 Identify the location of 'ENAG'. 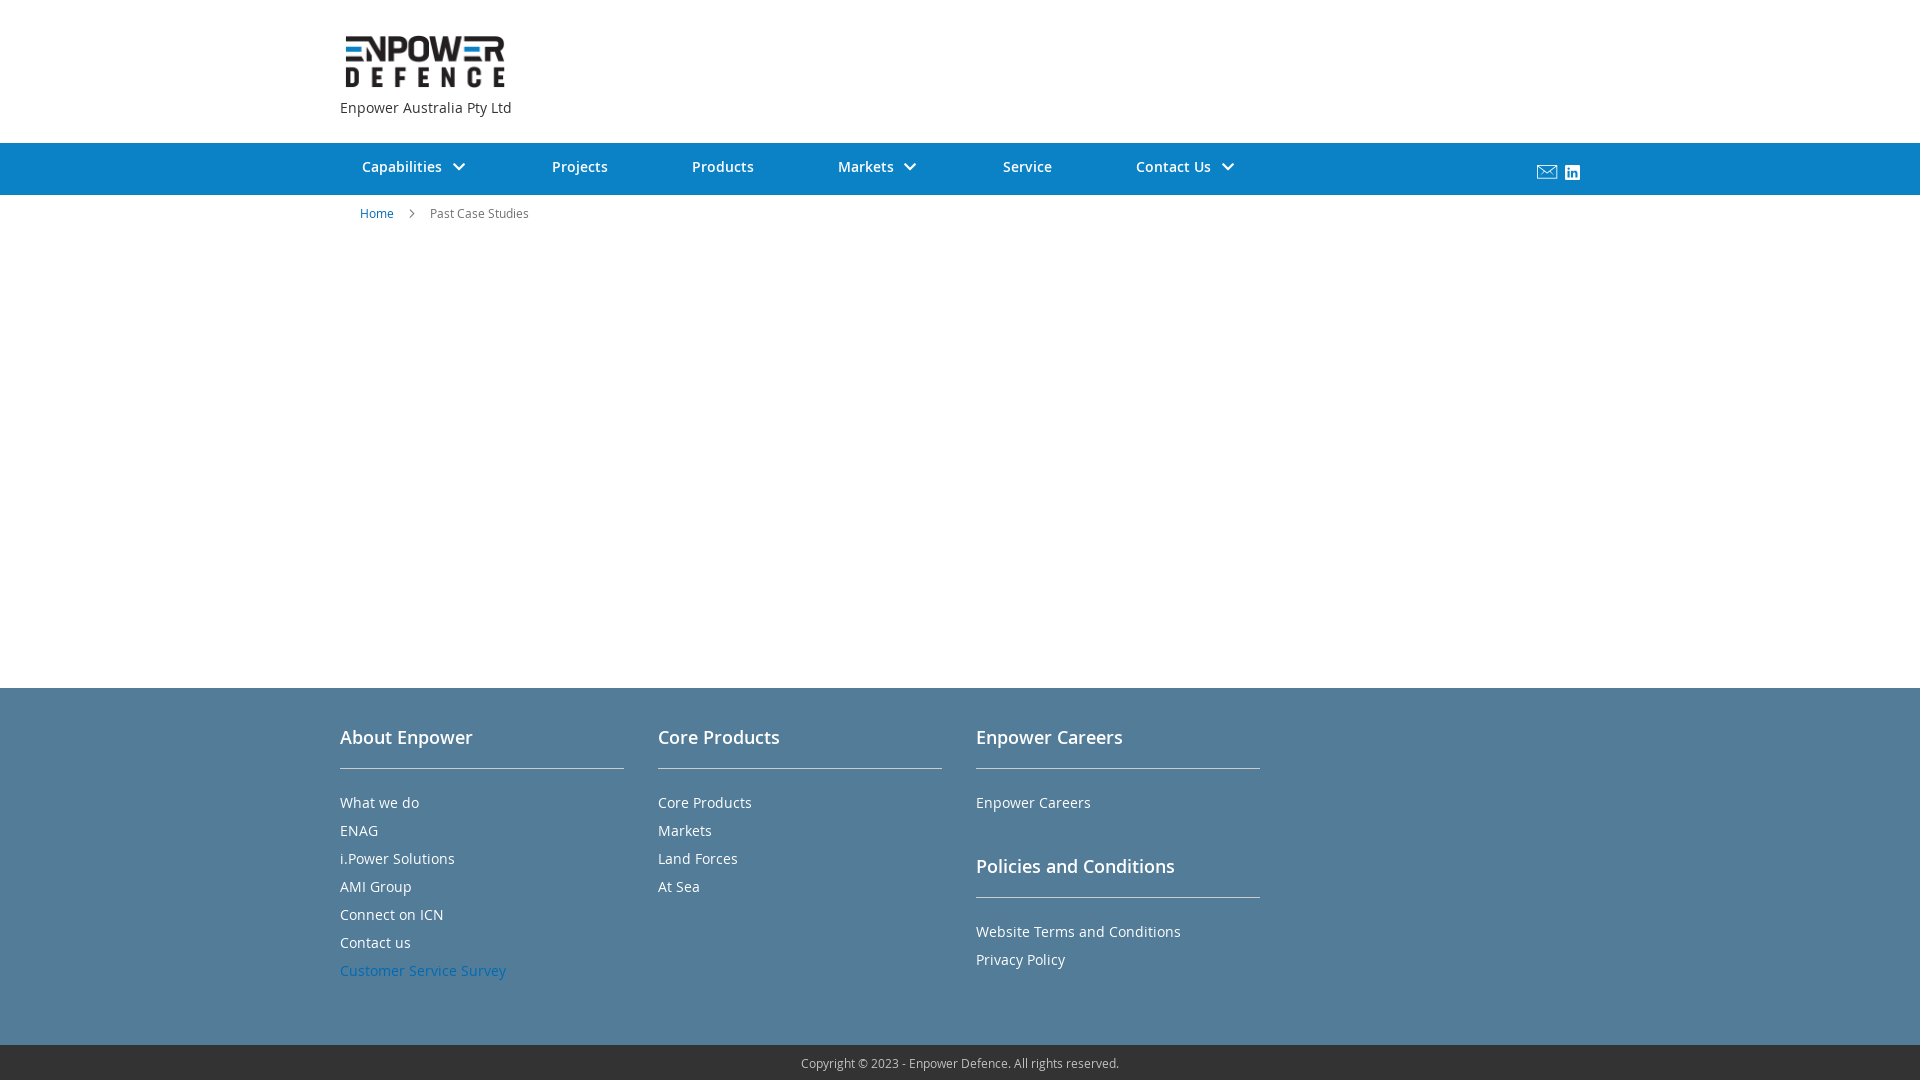
(359, 830).